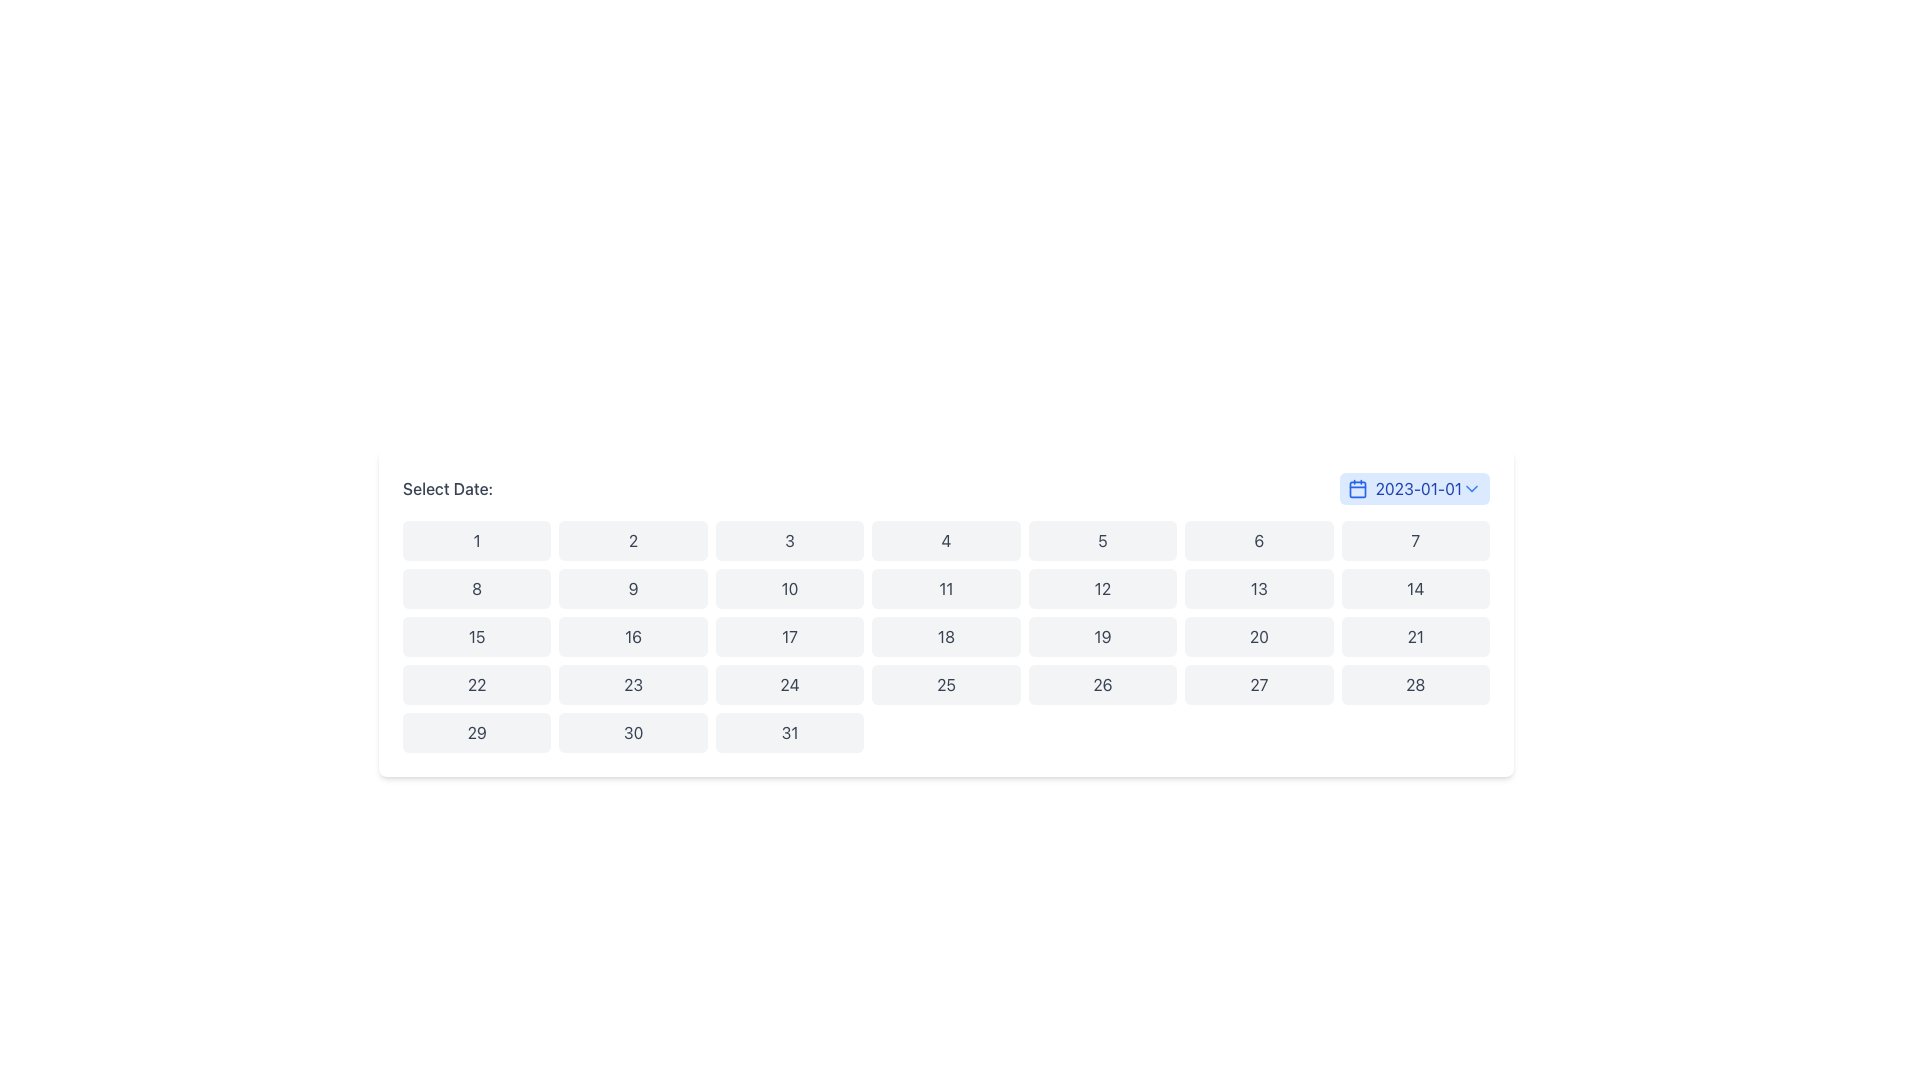 This screenshot has width=1920, height=1080. I want to click on displayed date from the text label located at the rightmost part of the date picker button, which is preceded by a calendar icon, so click(1417, 489).